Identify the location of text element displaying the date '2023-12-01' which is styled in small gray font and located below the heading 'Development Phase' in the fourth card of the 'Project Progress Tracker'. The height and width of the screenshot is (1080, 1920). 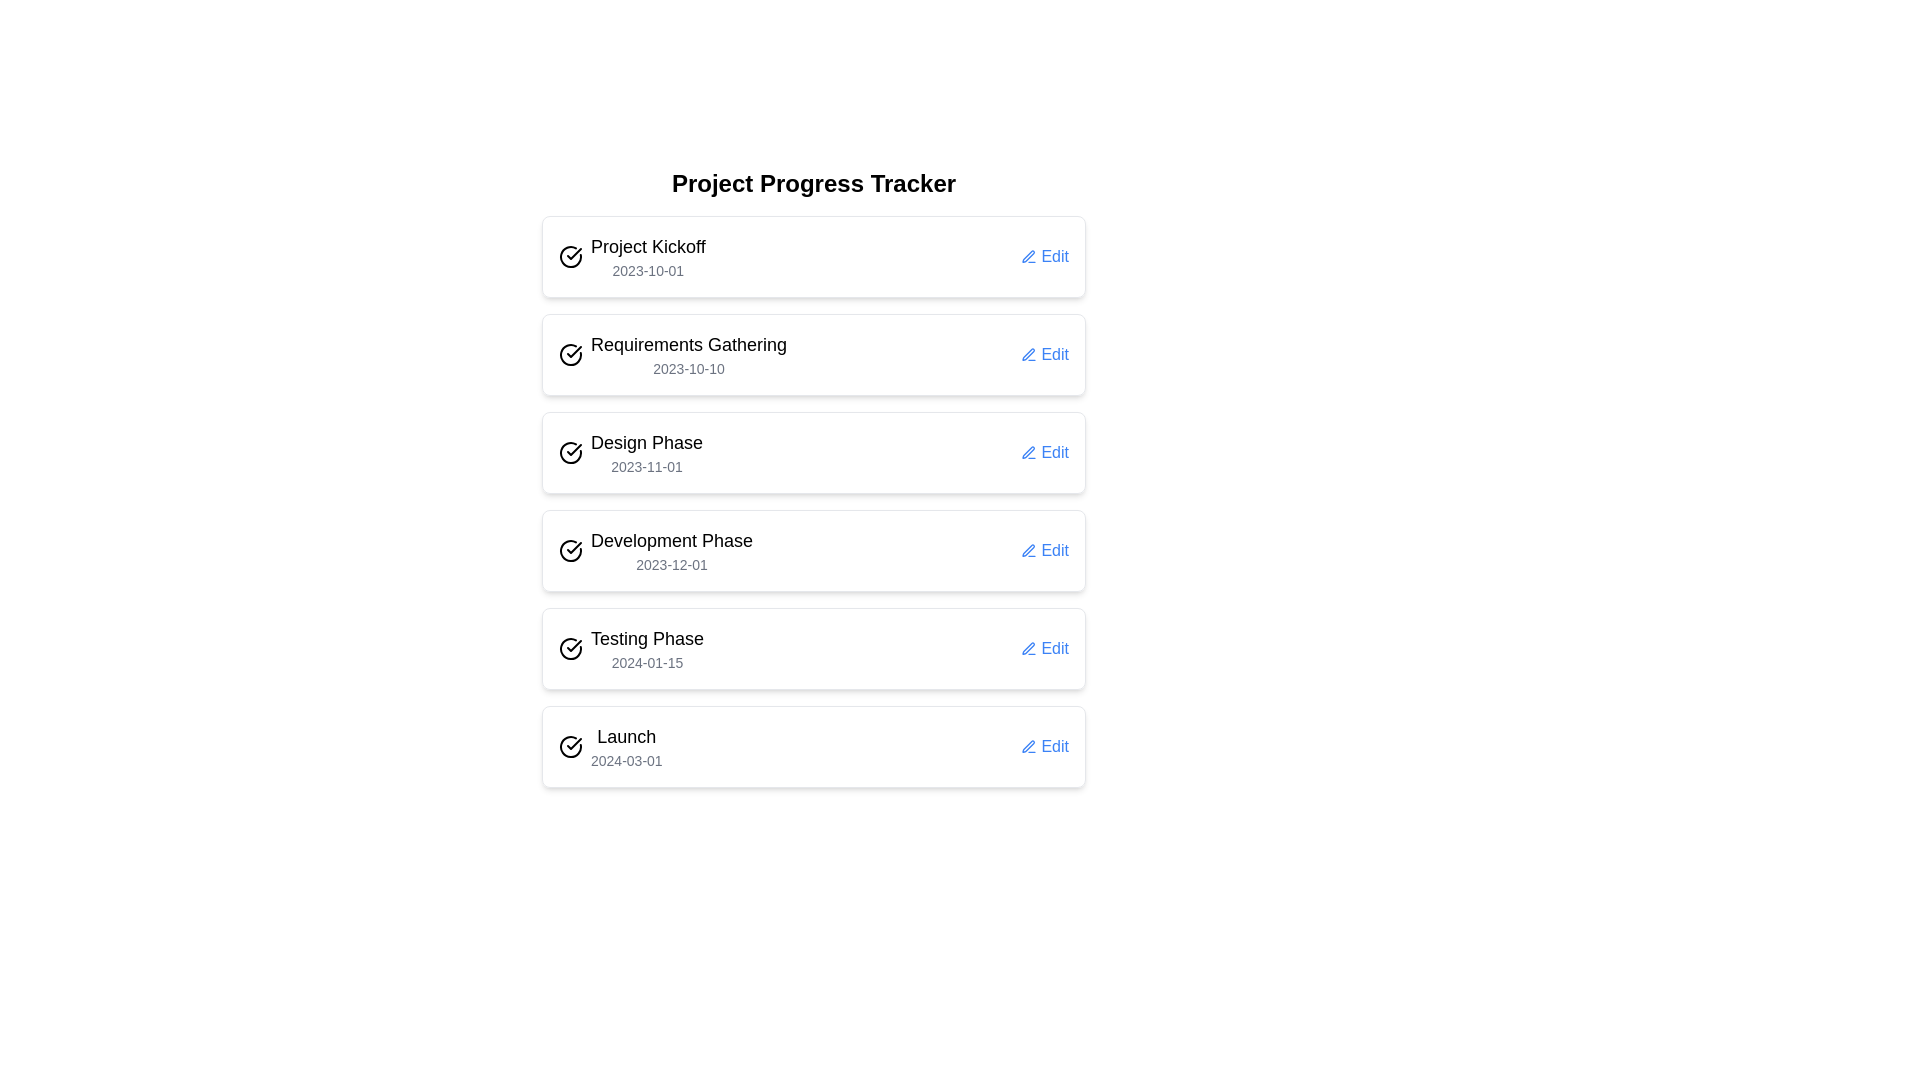
(672, 564).